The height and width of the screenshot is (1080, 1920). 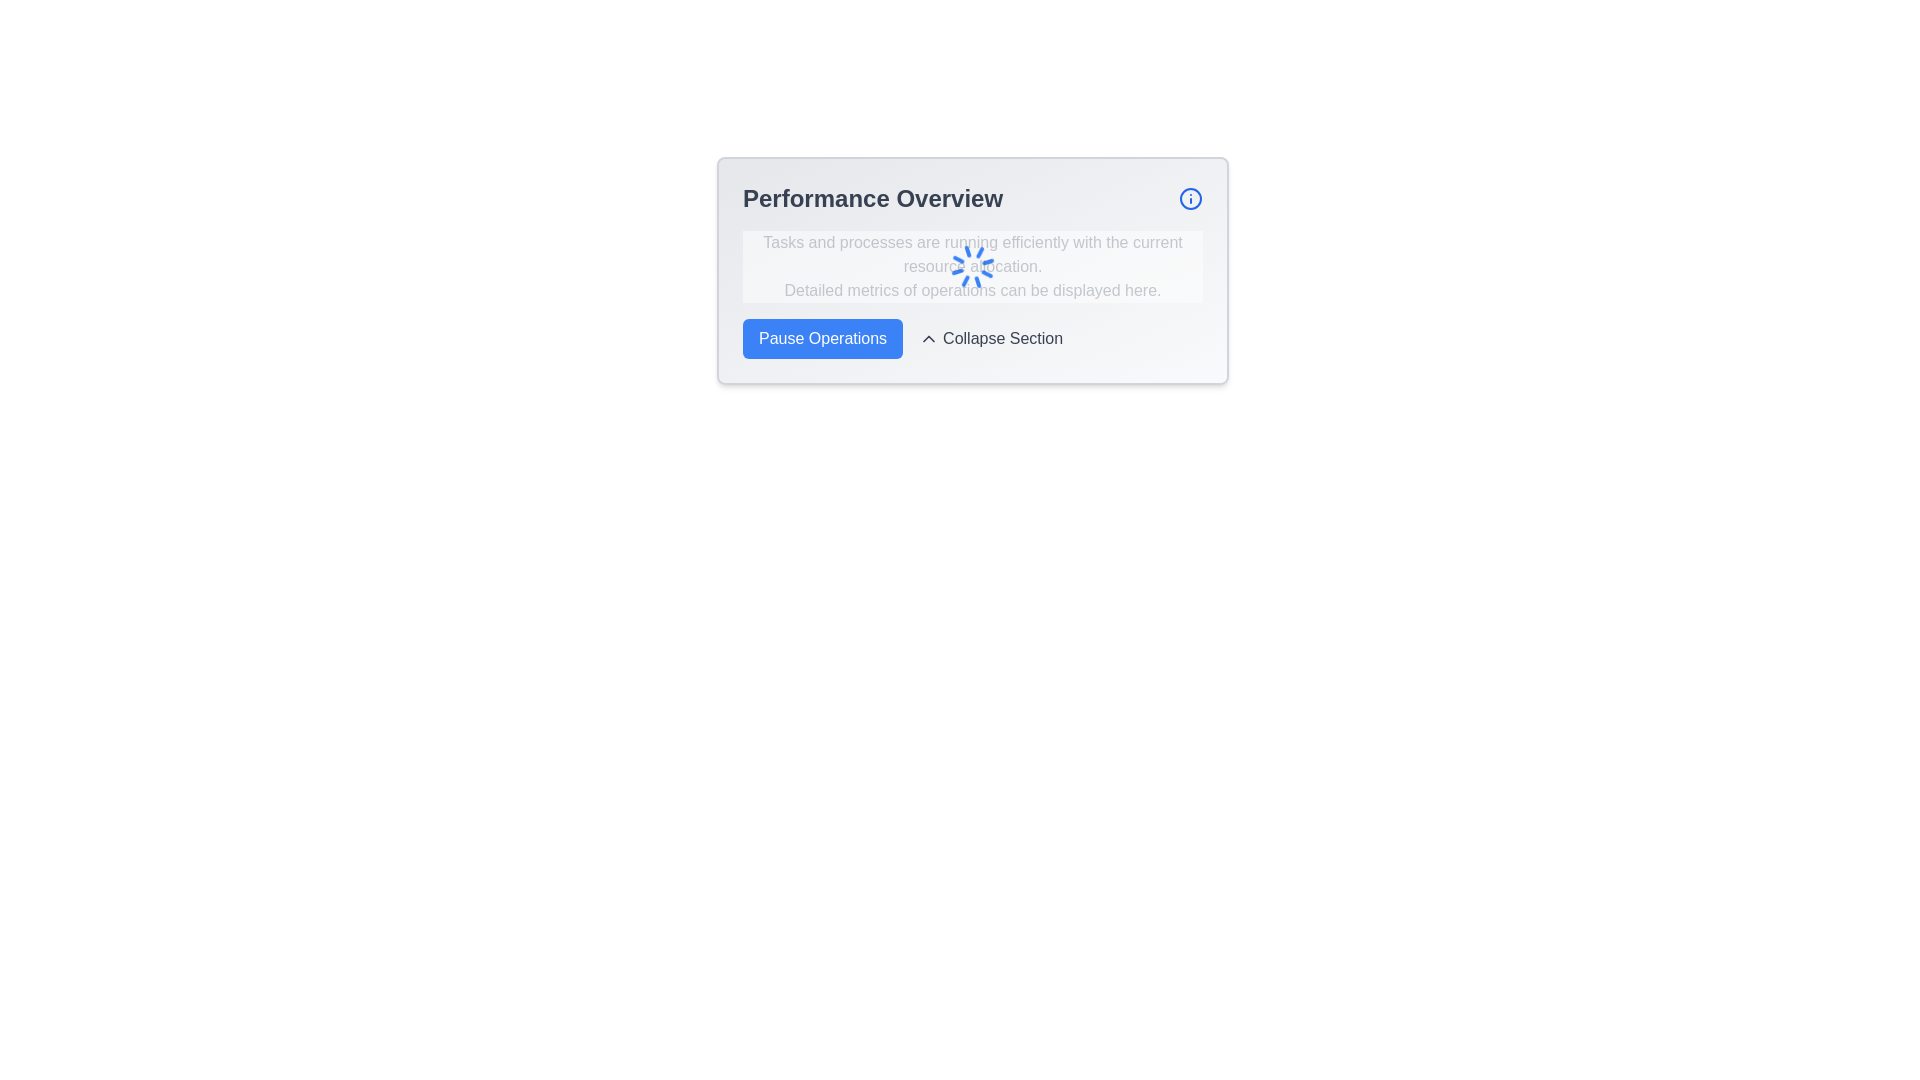 I want to click on the descriptive Text label providing information about the operational efficiency of tasks and processes, located under the 'Performance Overview' header, so click(x=973, y=253).